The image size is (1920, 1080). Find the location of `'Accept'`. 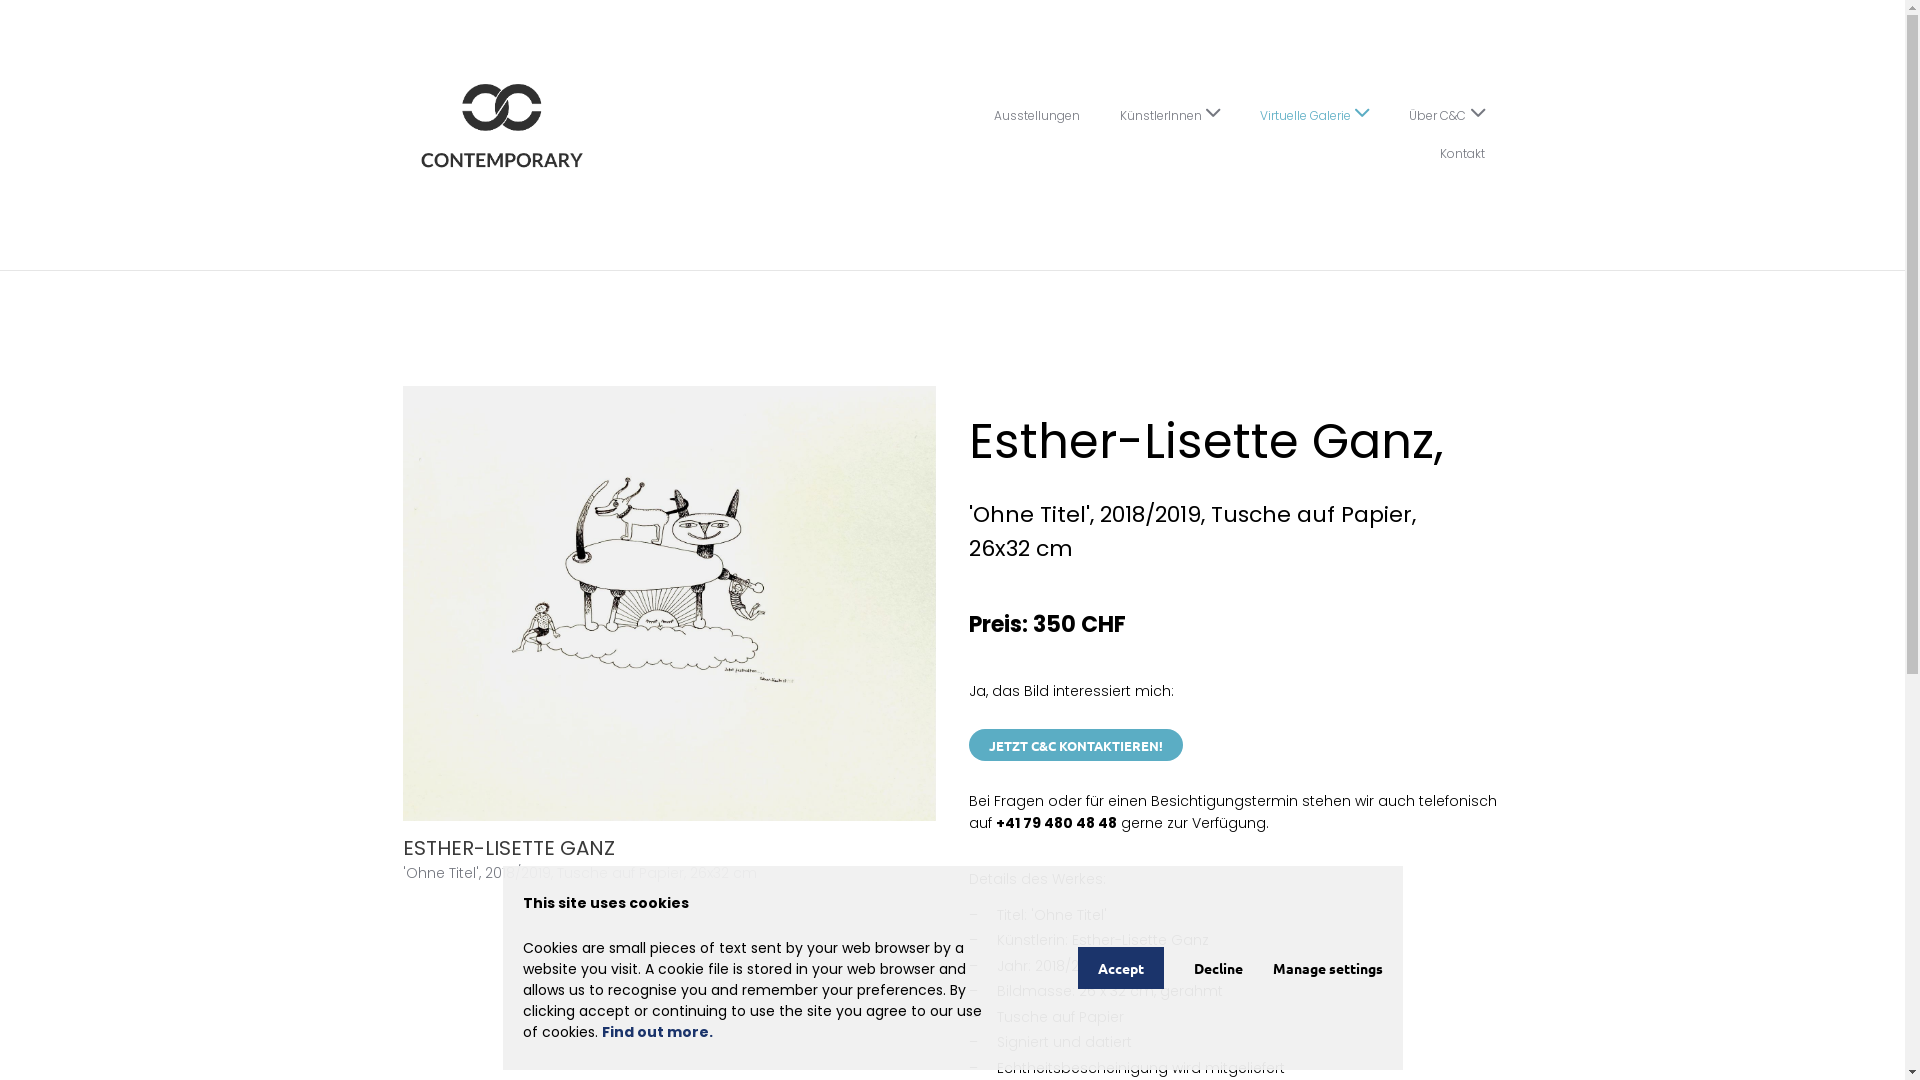

'Accept' is located at coordinates (1077, 967).